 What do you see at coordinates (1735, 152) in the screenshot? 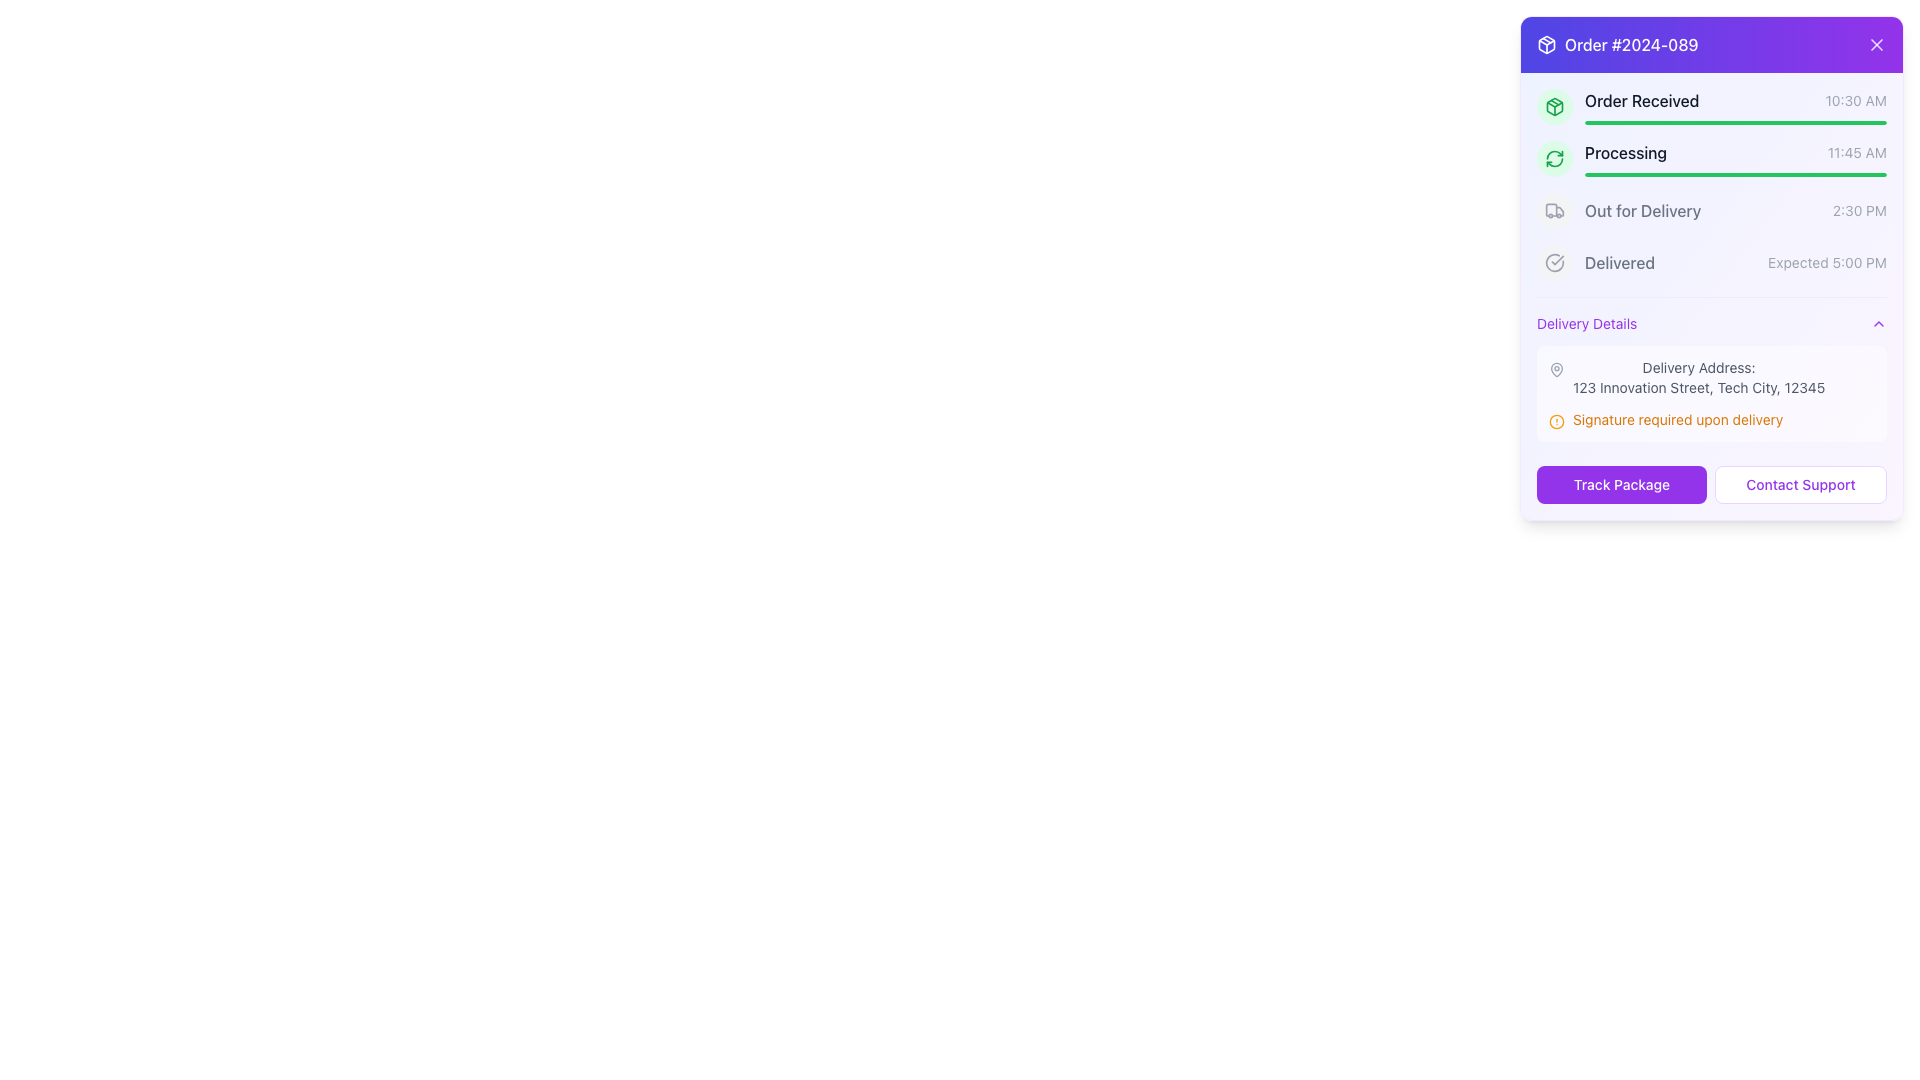
I see `the 'Processing' status indicator with the timestamp '11:45 AM', which is the second element in the vertical list of status indicators, located beneath 'Order Received' and above 'Out for Delivery'` at bounding box center [1735, 152].